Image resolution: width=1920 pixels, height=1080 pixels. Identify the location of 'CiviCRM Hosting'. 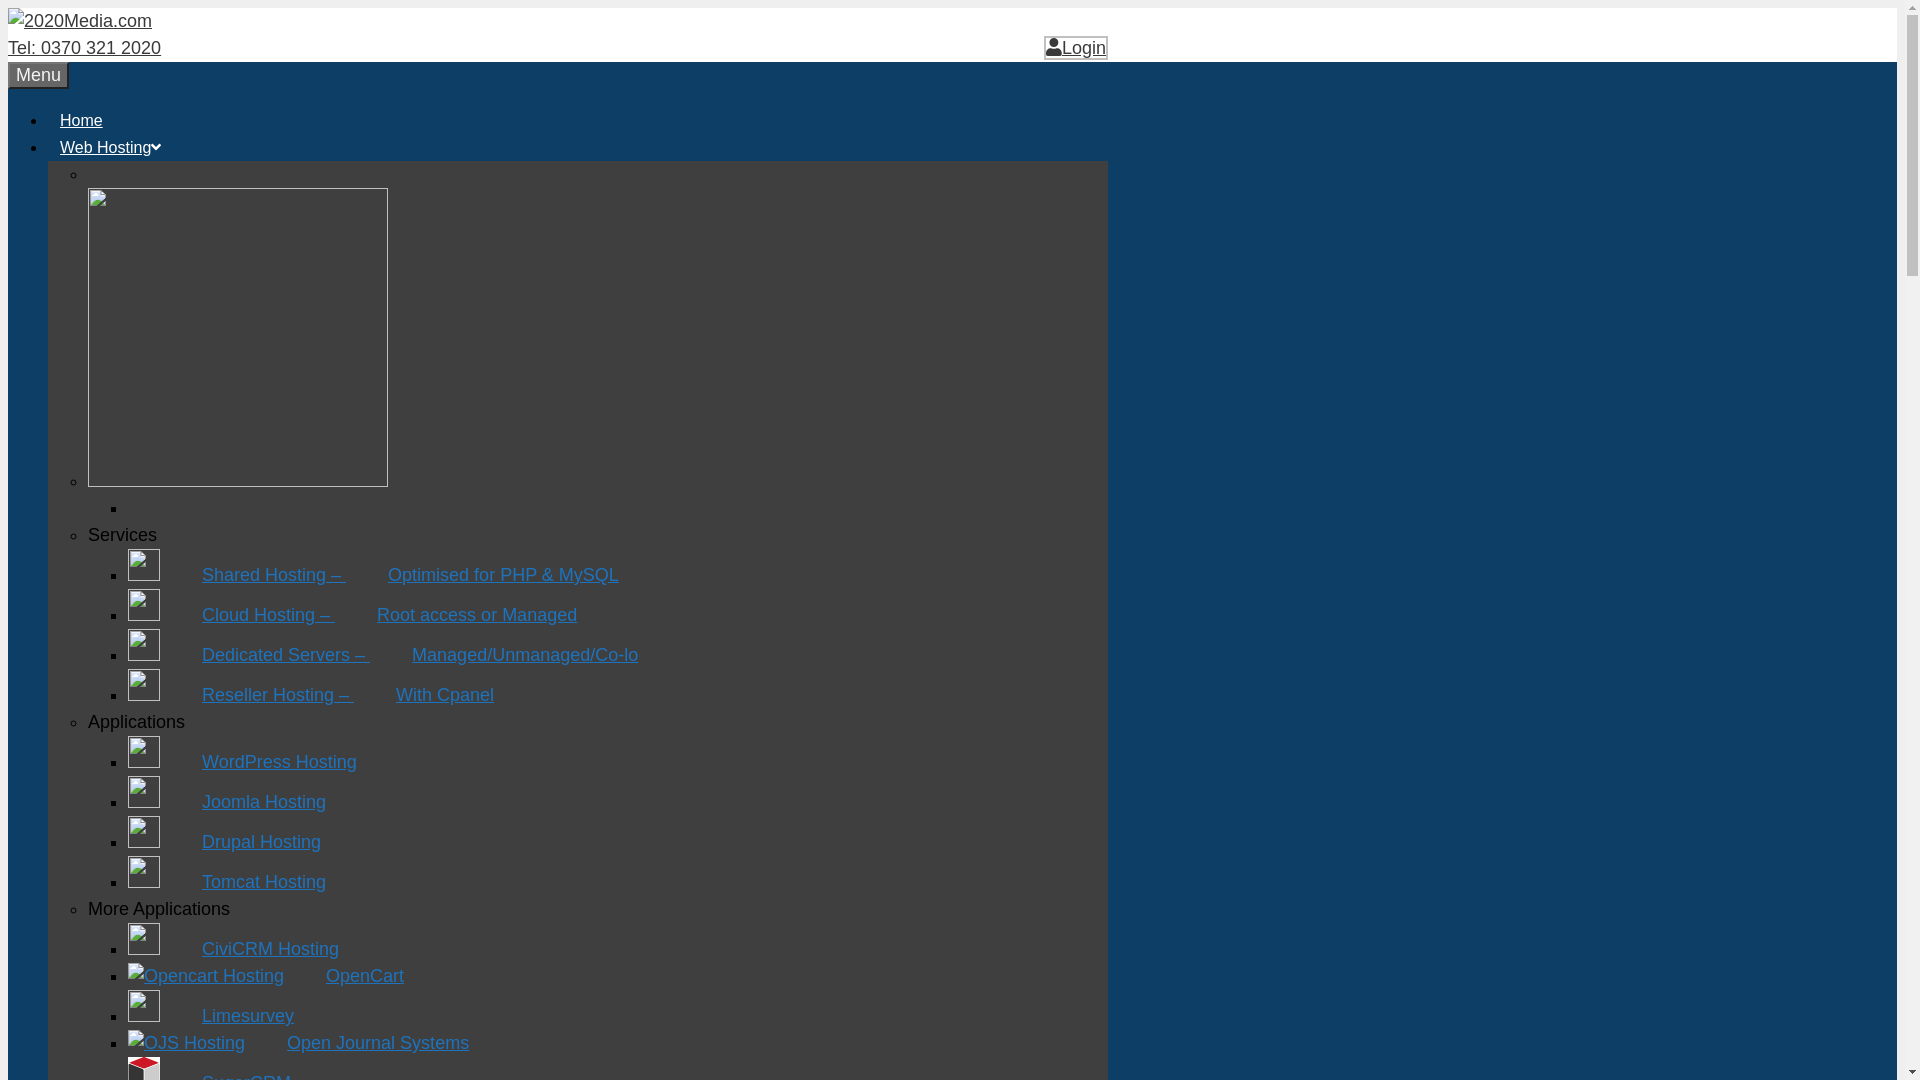
(233, 947).